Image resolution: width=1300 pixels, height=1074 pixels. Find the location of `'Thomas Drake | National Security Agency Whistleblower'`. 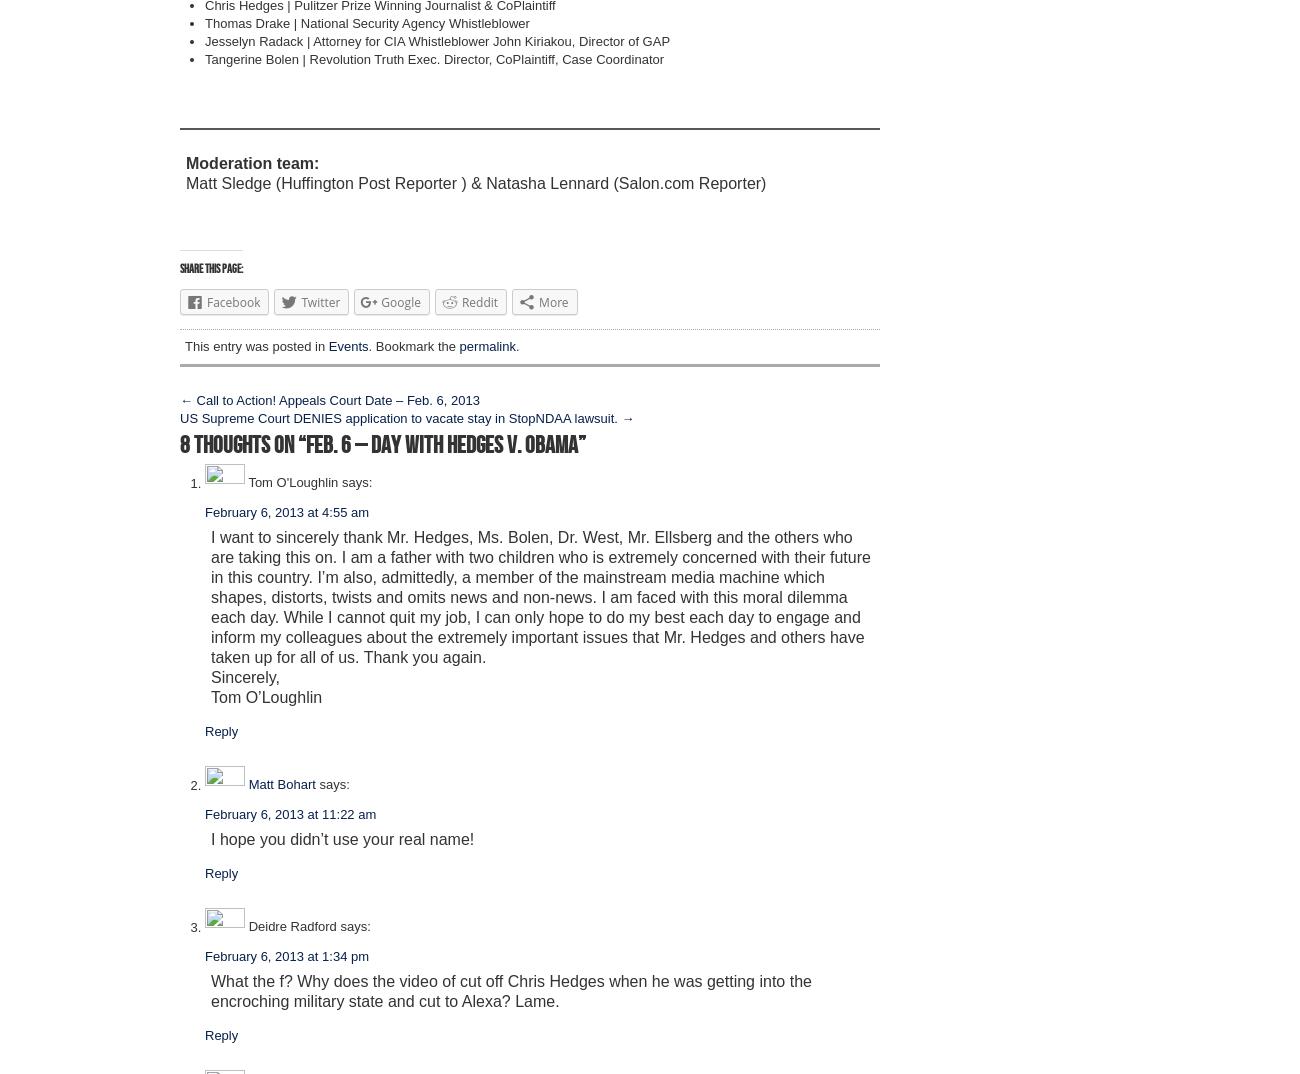

'Thomas Drake | National Security Agency Whistleblower' is located at coordinates (365, 22).